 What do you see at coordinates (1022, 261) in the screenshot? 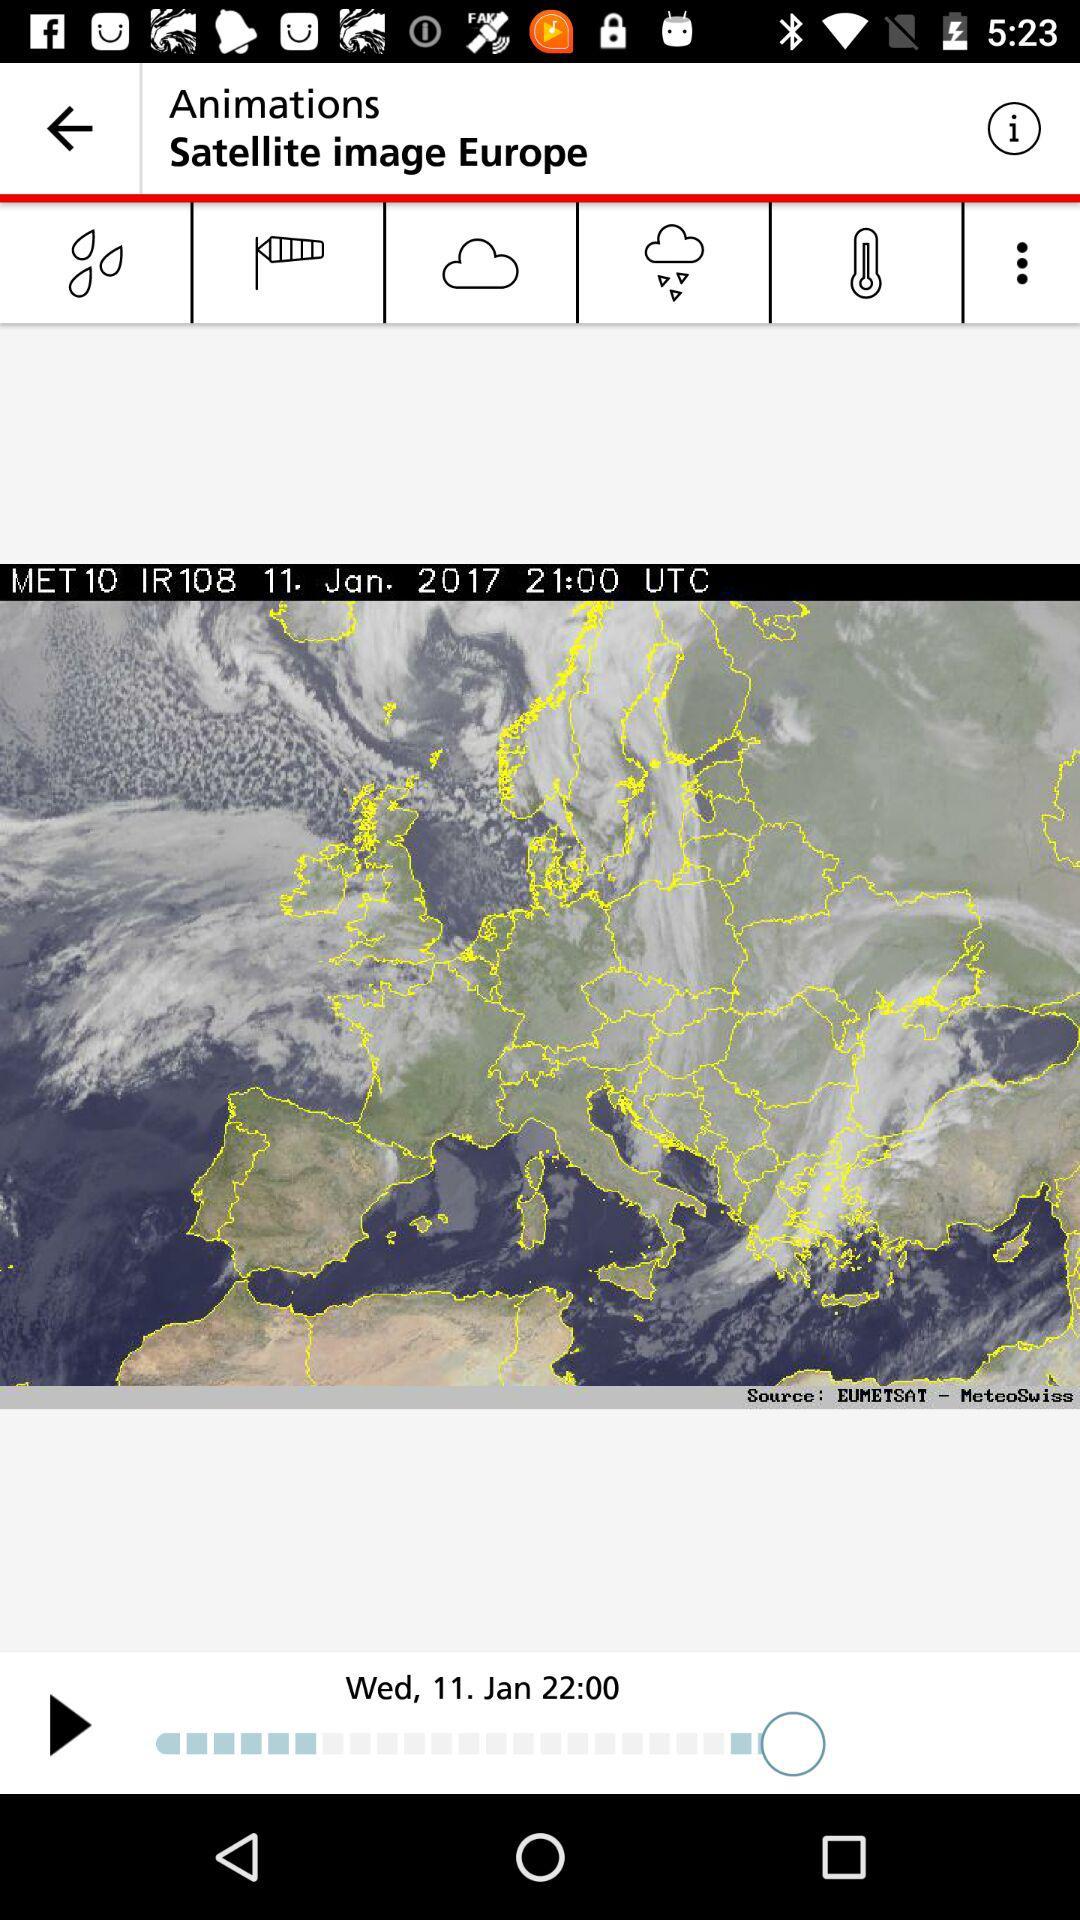
I see `menu` at bounding box center [1022, 261].